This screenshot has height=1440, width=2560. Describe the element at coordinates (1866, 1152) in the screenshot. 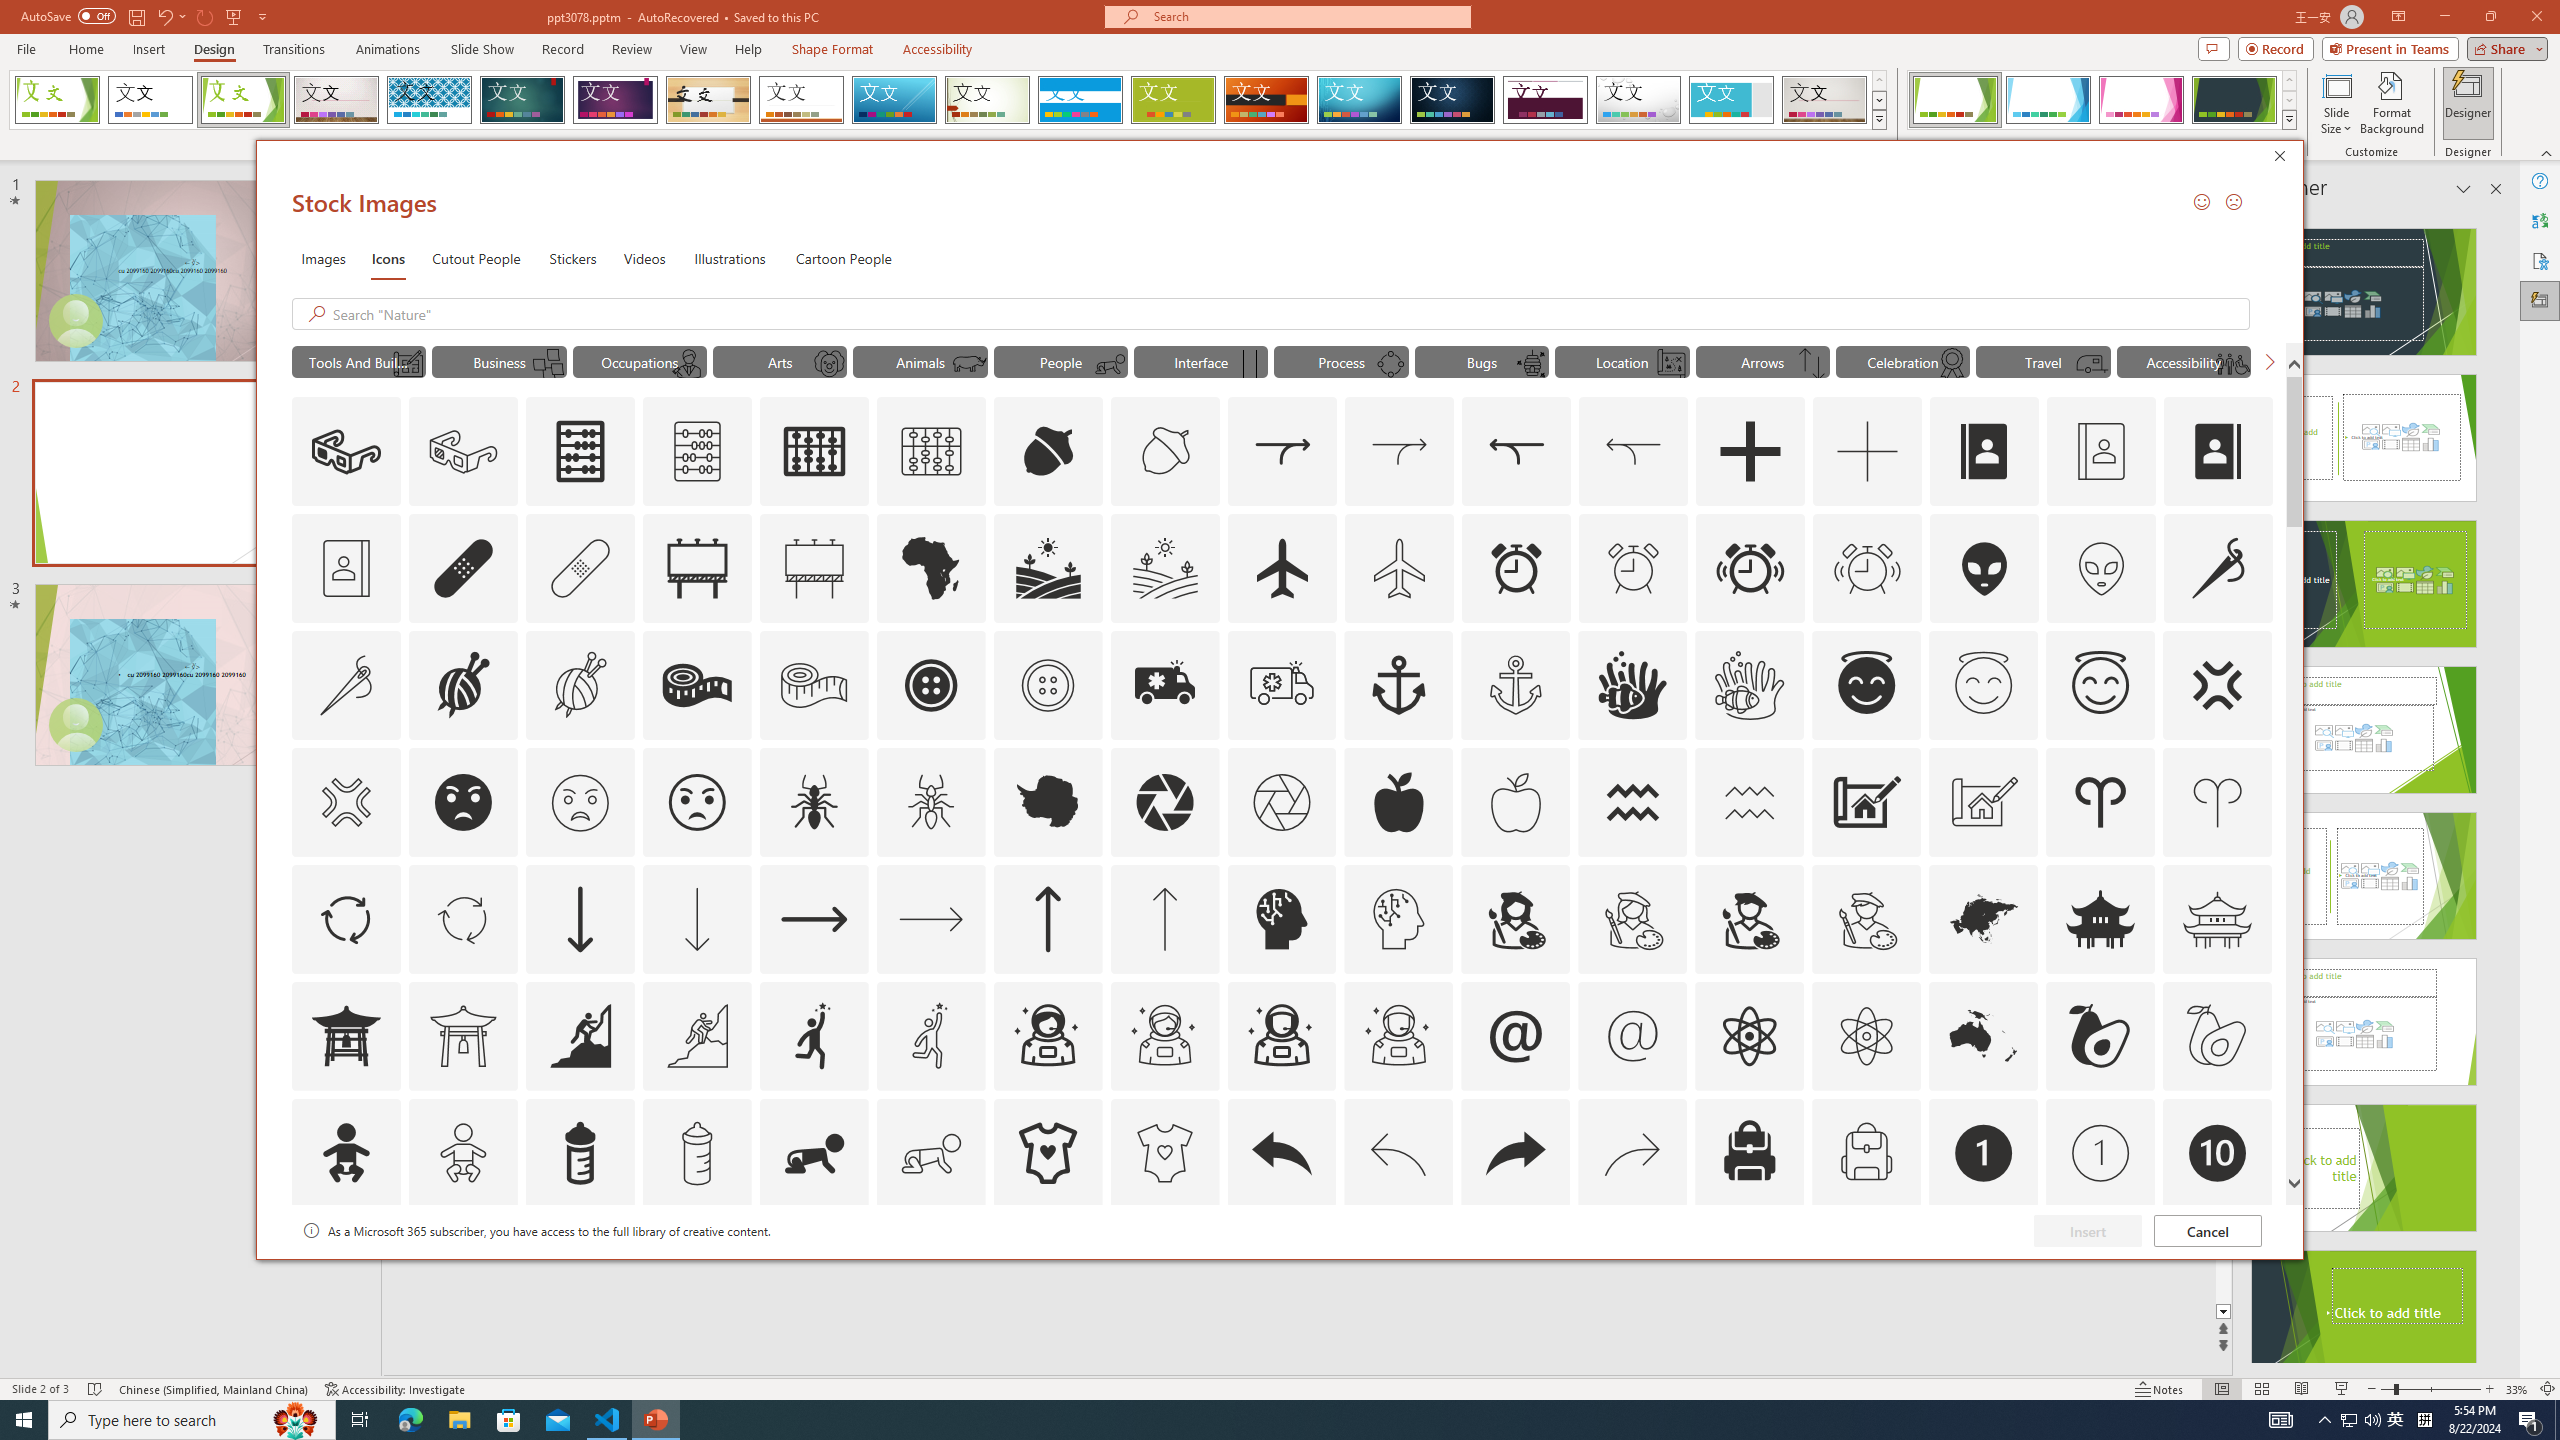

I see `'AutomationID: Icons_Backpack_M'` at that location.